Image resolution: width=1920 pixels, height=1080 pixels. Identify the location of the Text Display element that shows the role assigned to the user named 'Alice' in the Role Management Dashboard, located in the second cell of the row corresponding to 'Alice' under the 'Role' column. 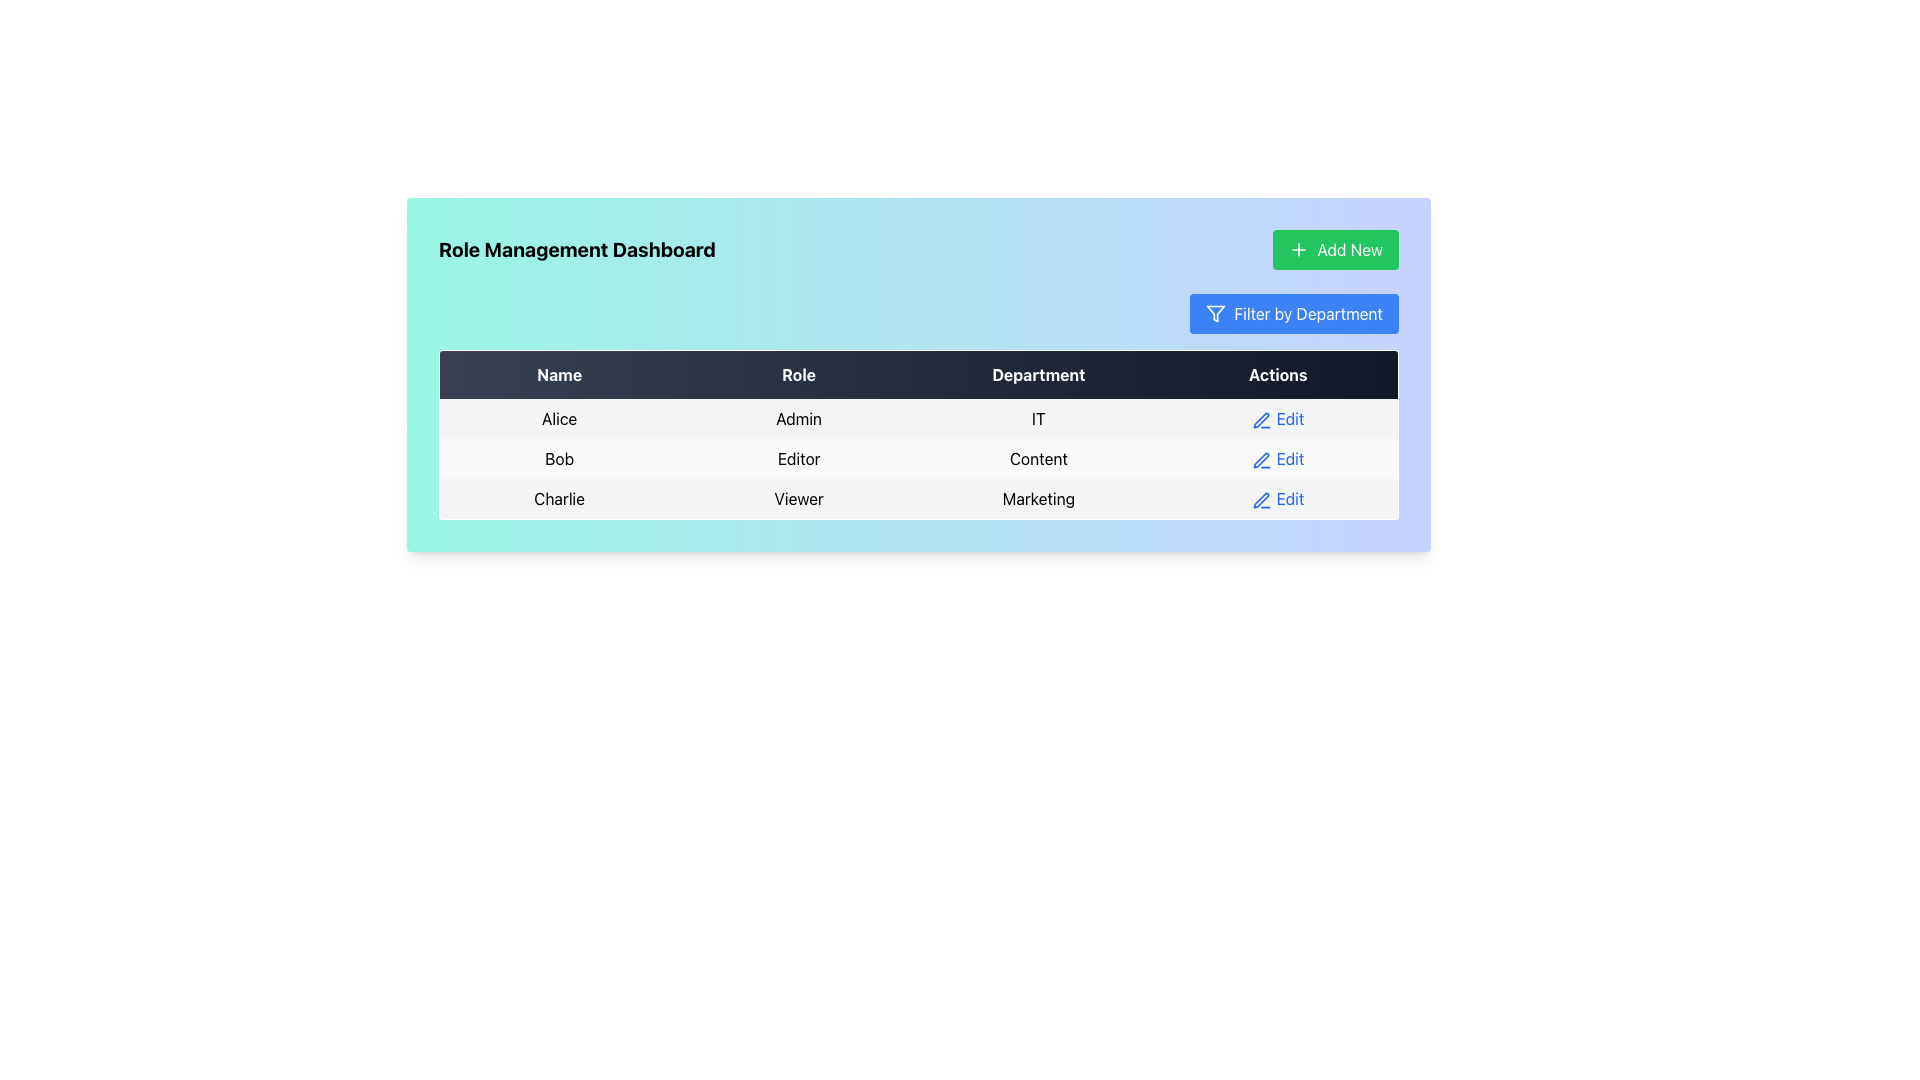
(798, 418).